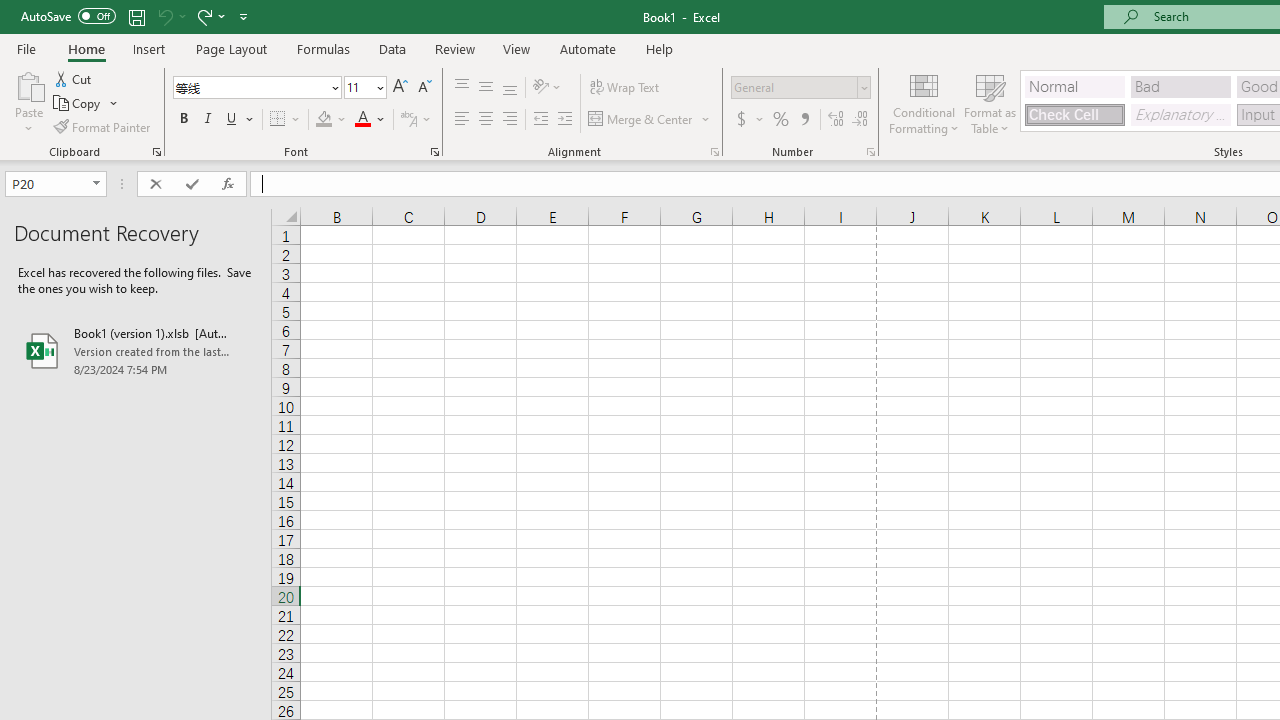 The width and height of the screenshot is (1280, 720). I want to click on 'Underline', so click(232, 119).